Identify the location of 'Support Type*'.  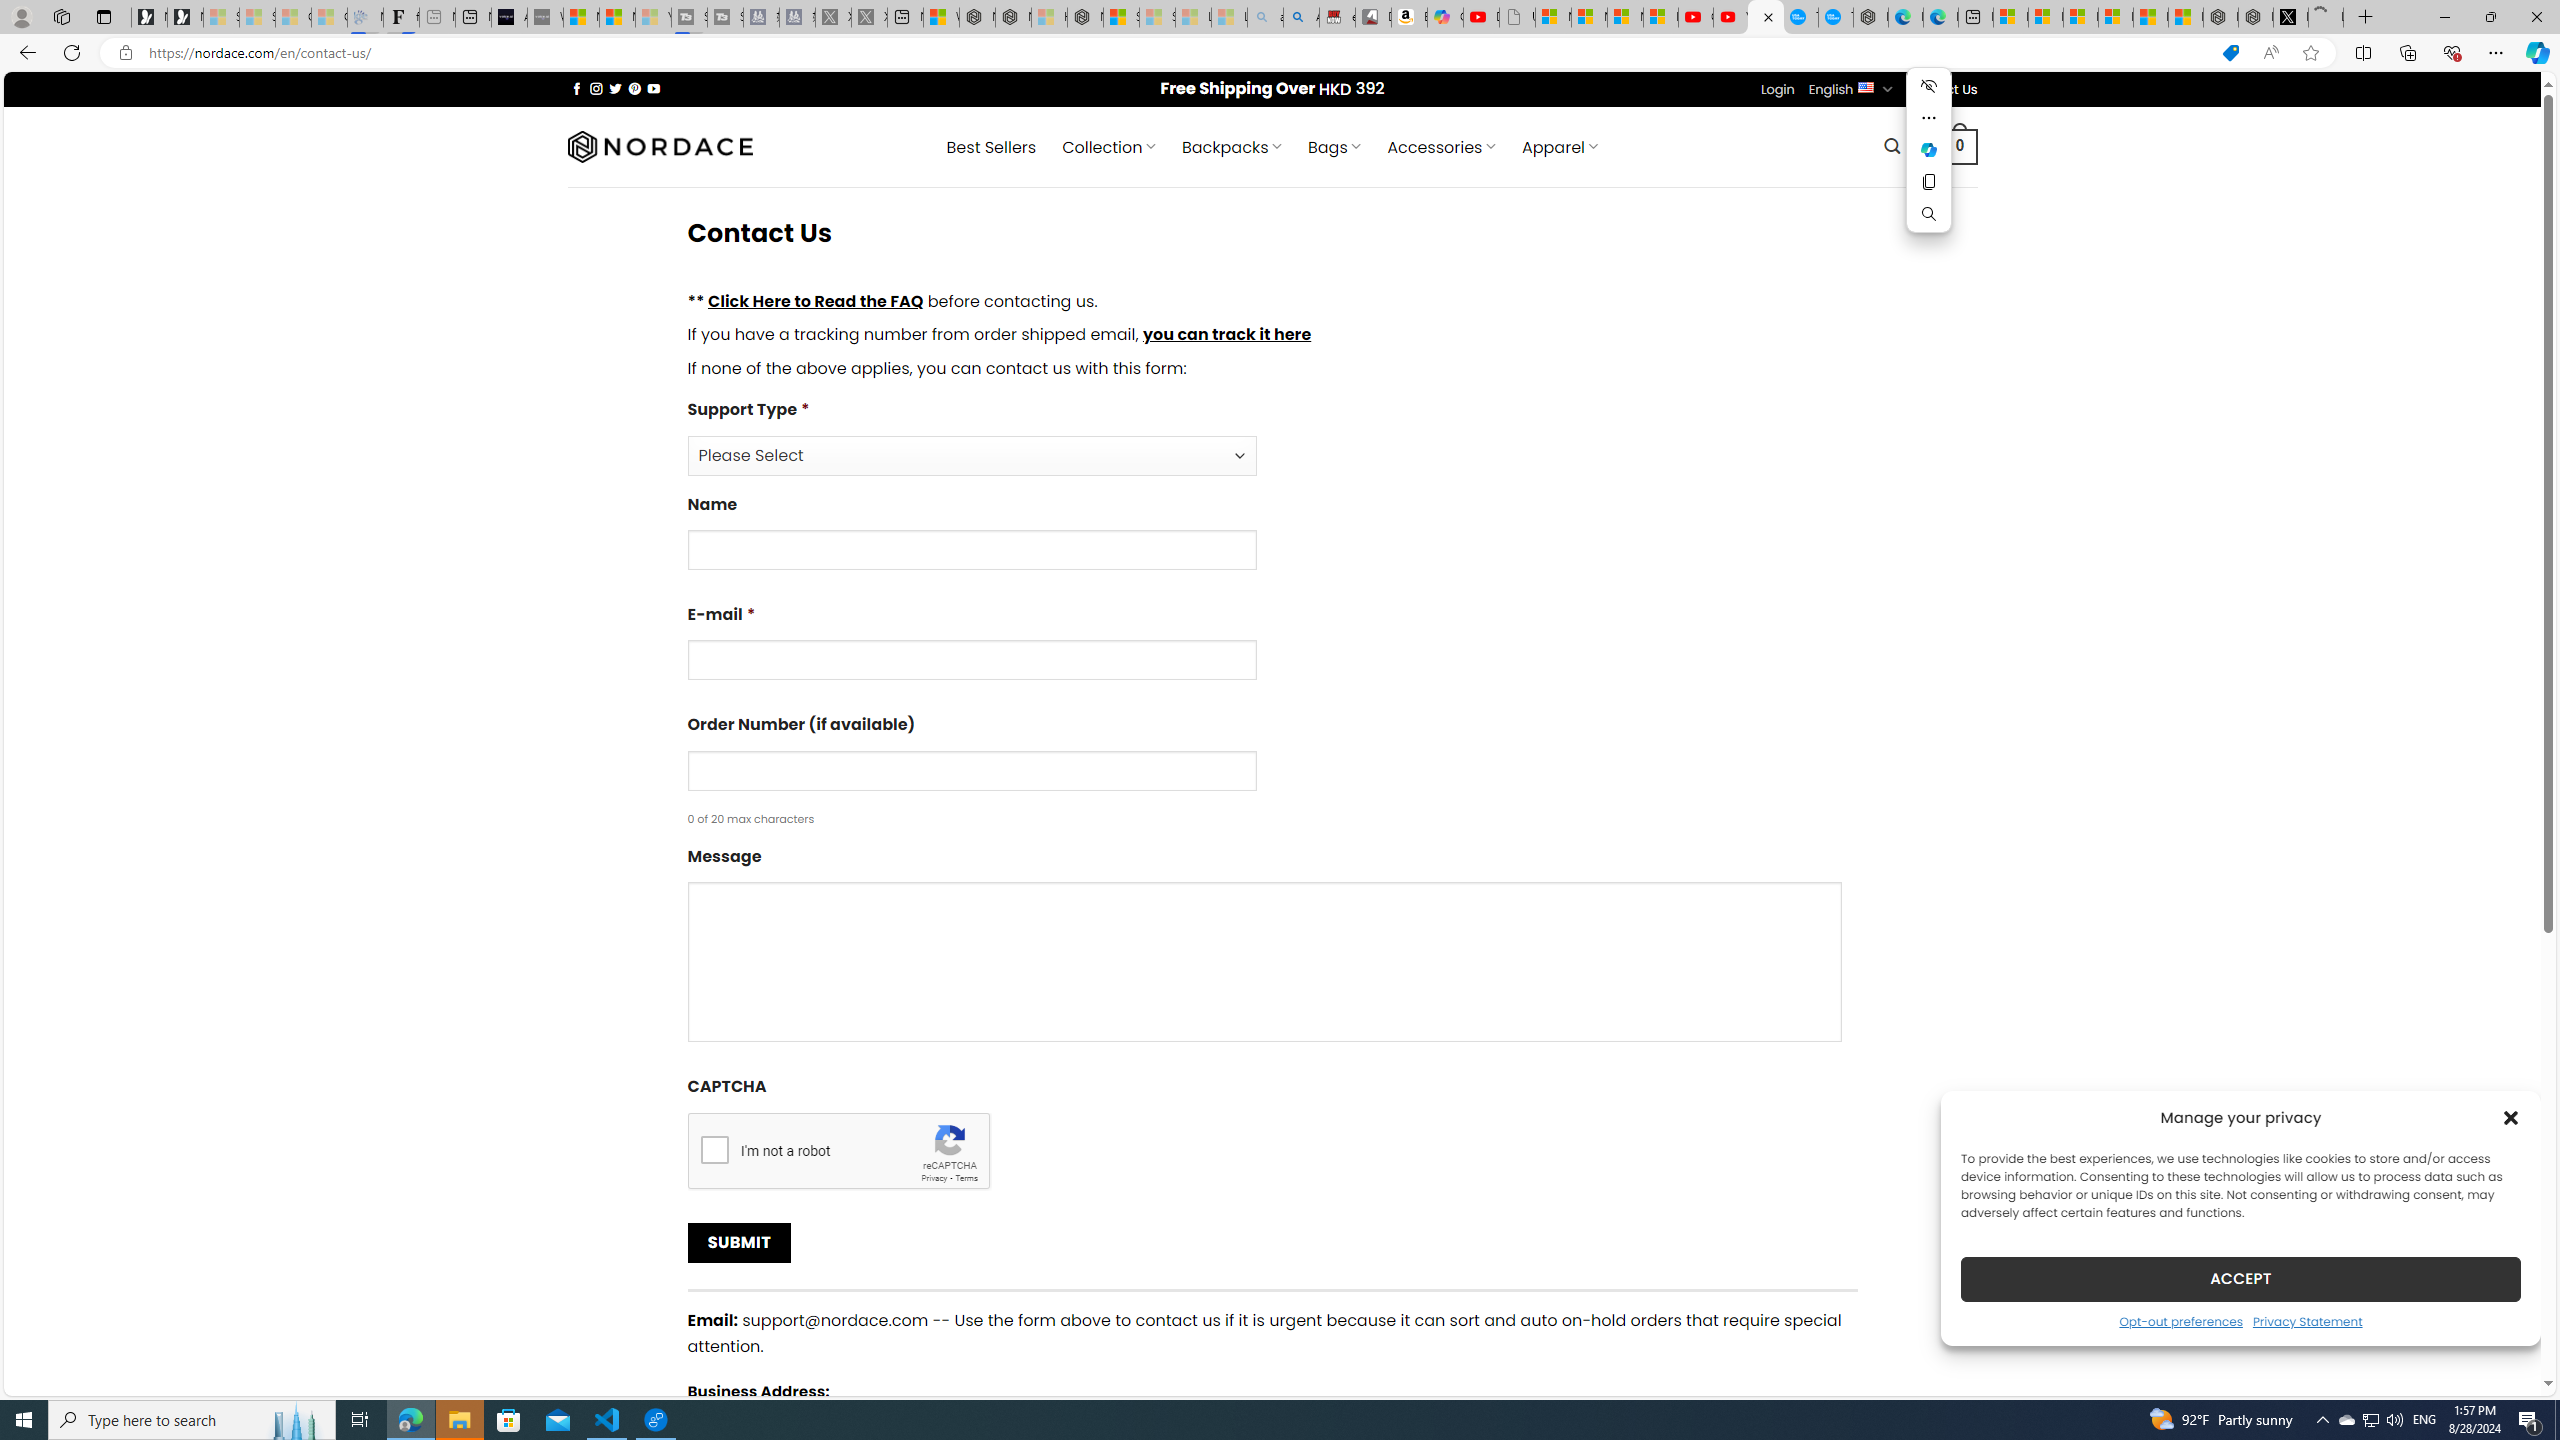
(970, 455).